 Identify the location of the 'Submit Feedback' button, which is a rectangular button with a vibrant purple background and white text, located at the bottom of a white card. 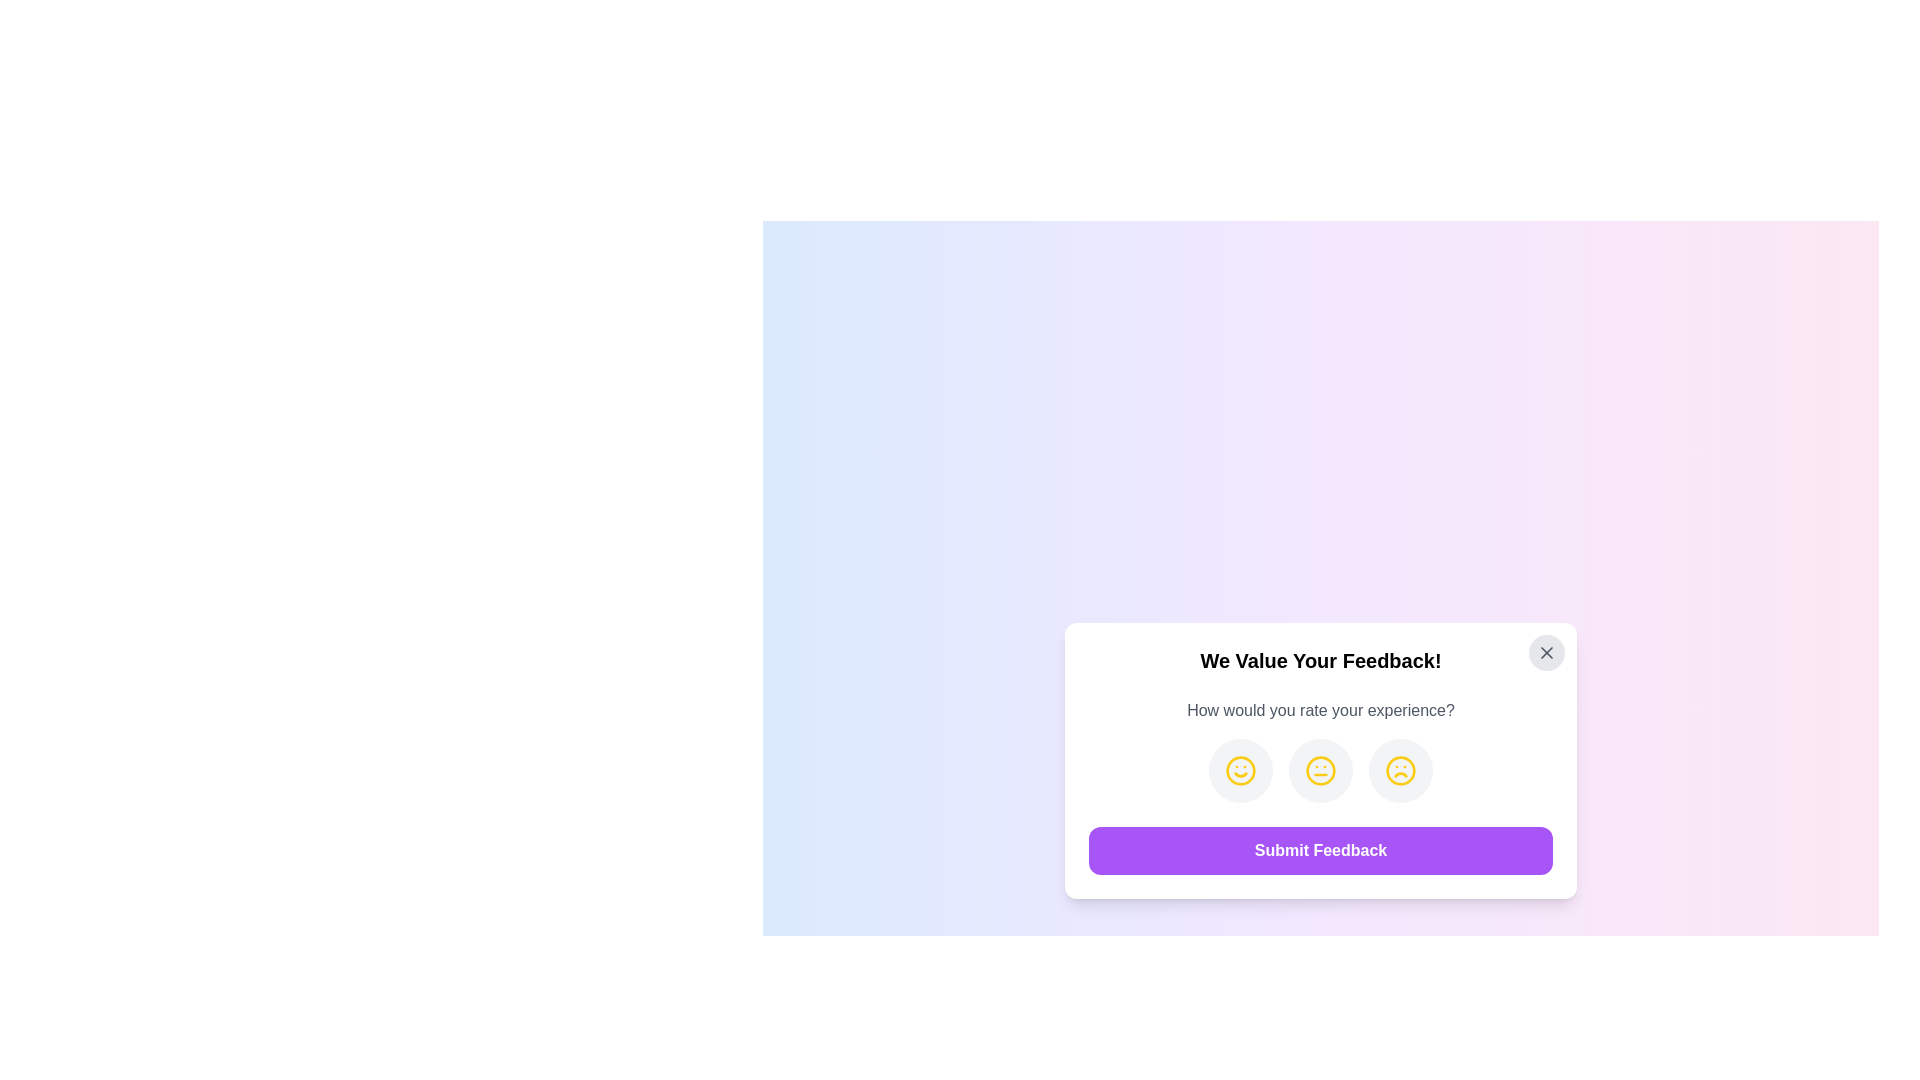
(1320, 851).